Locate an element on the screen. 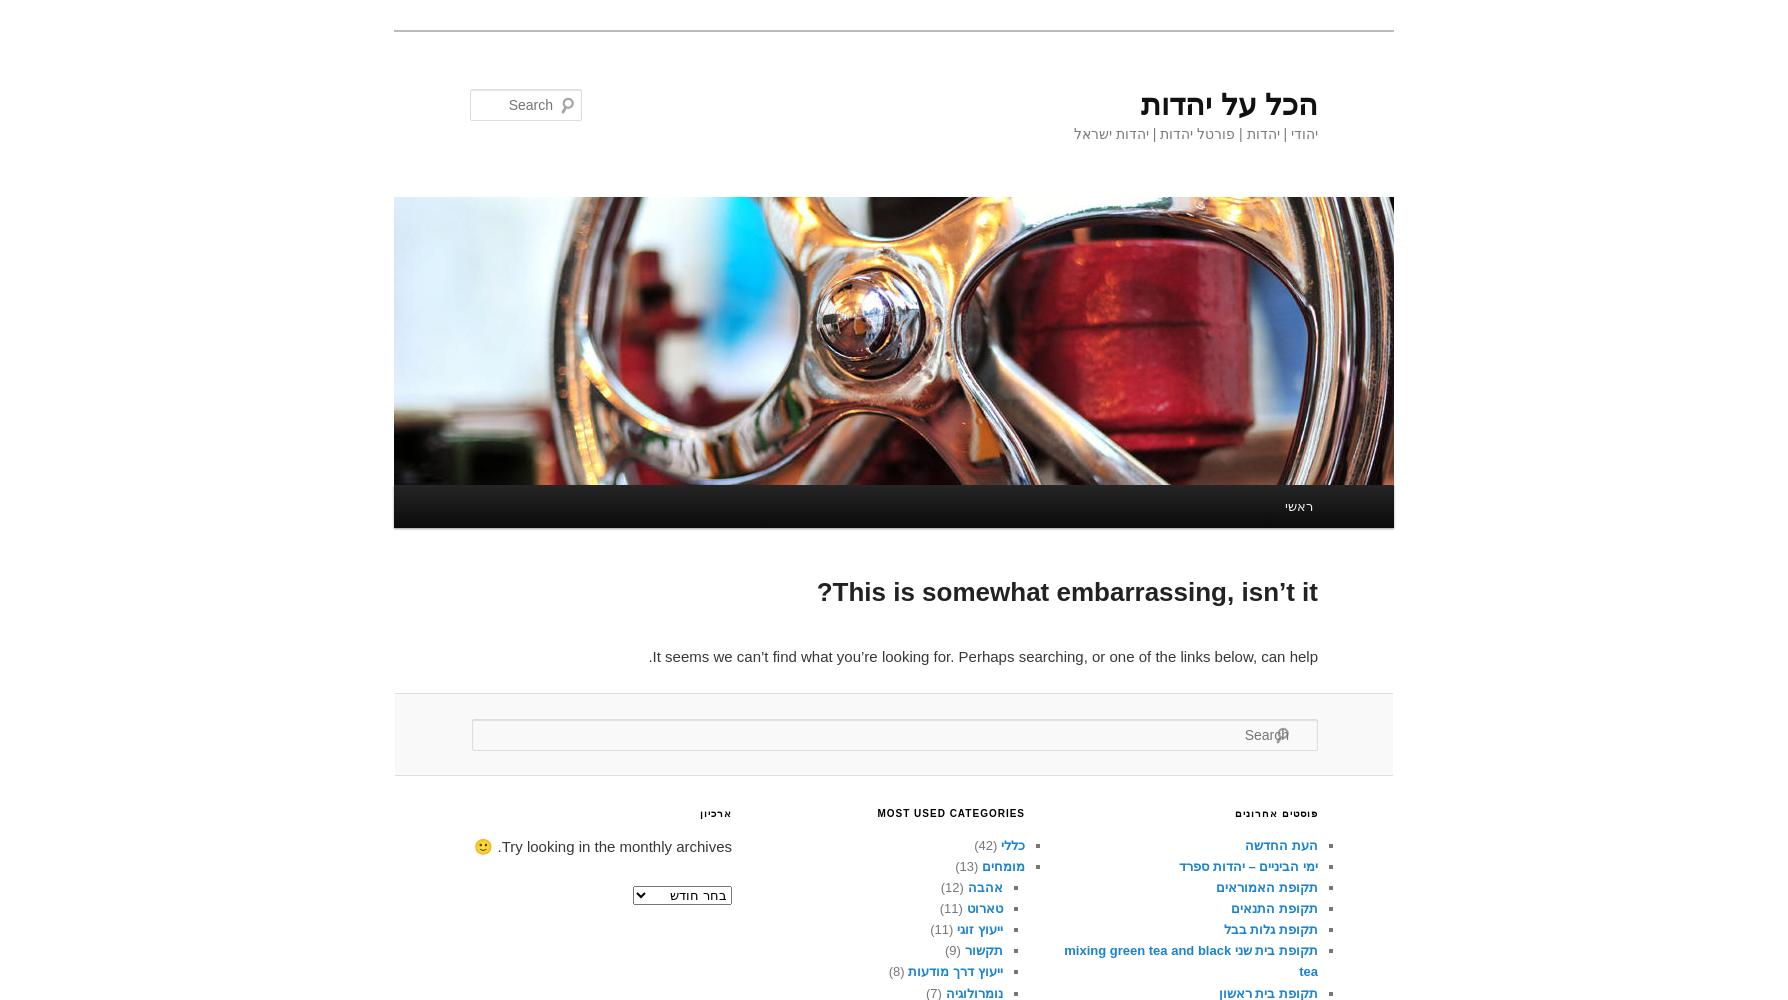  '(9)' is located at coordinates (954, 949).